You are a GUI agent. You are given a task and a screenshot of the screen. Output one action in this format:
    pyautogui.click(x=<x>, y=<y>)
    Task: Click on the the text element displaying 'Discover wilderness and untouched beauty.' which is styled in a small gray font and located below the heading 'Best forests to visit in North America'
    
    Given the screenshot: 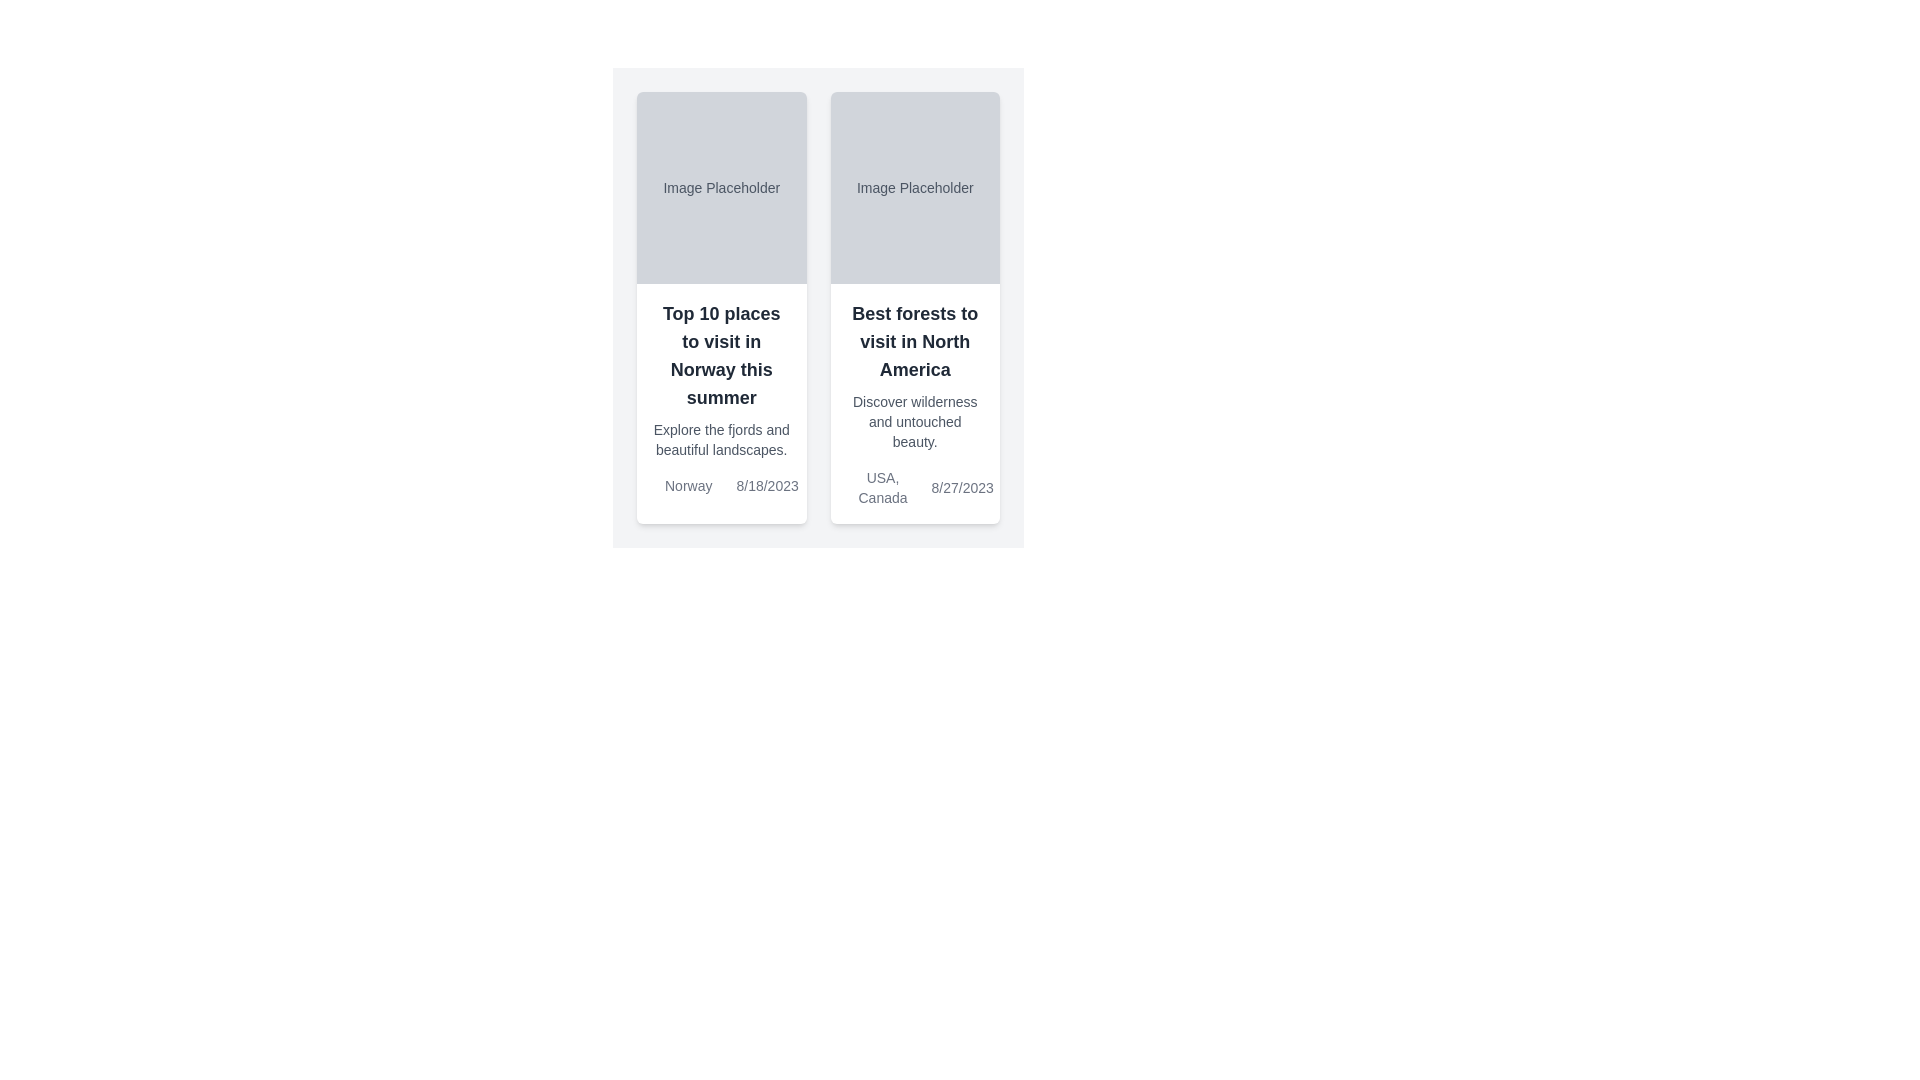 What is the action you would take?
    pyautogui.click(x=914, y=420)
    